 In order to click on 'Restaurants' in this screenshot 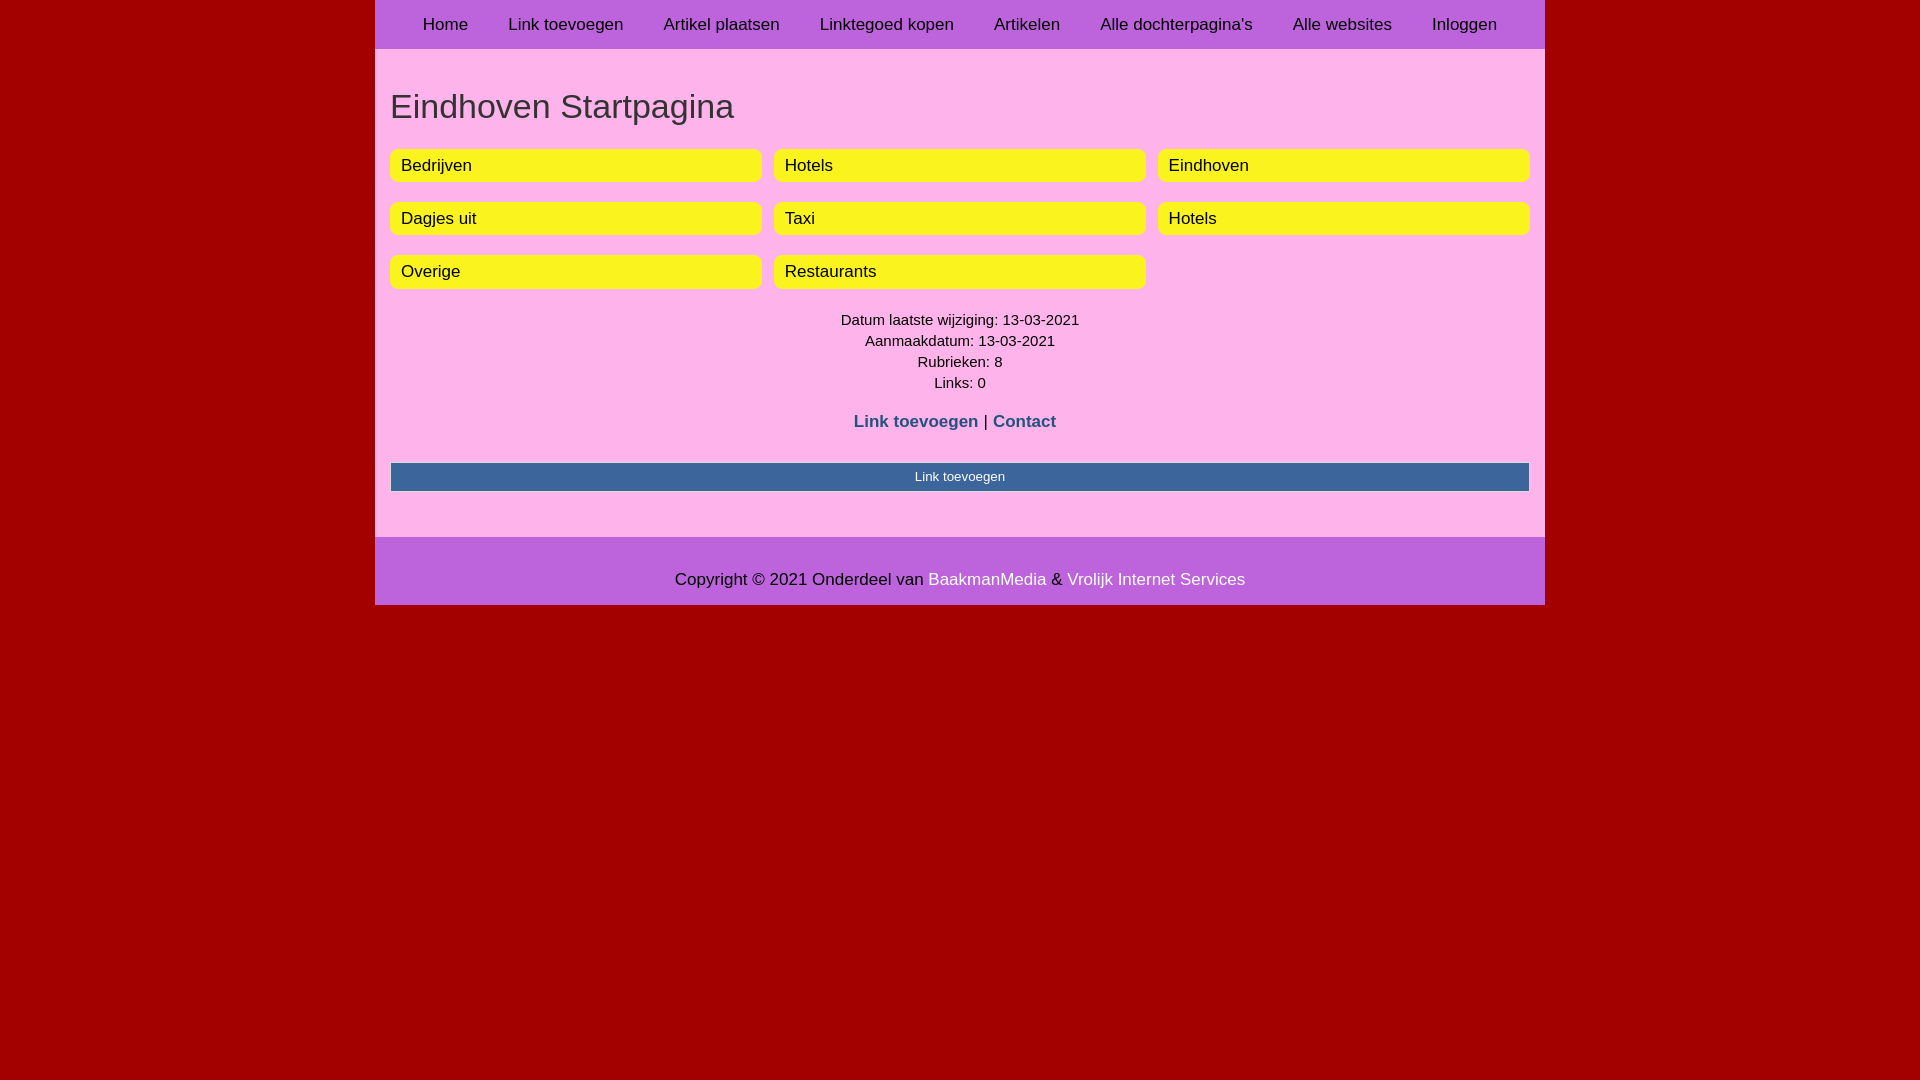, I will do `click(784, 271)`.